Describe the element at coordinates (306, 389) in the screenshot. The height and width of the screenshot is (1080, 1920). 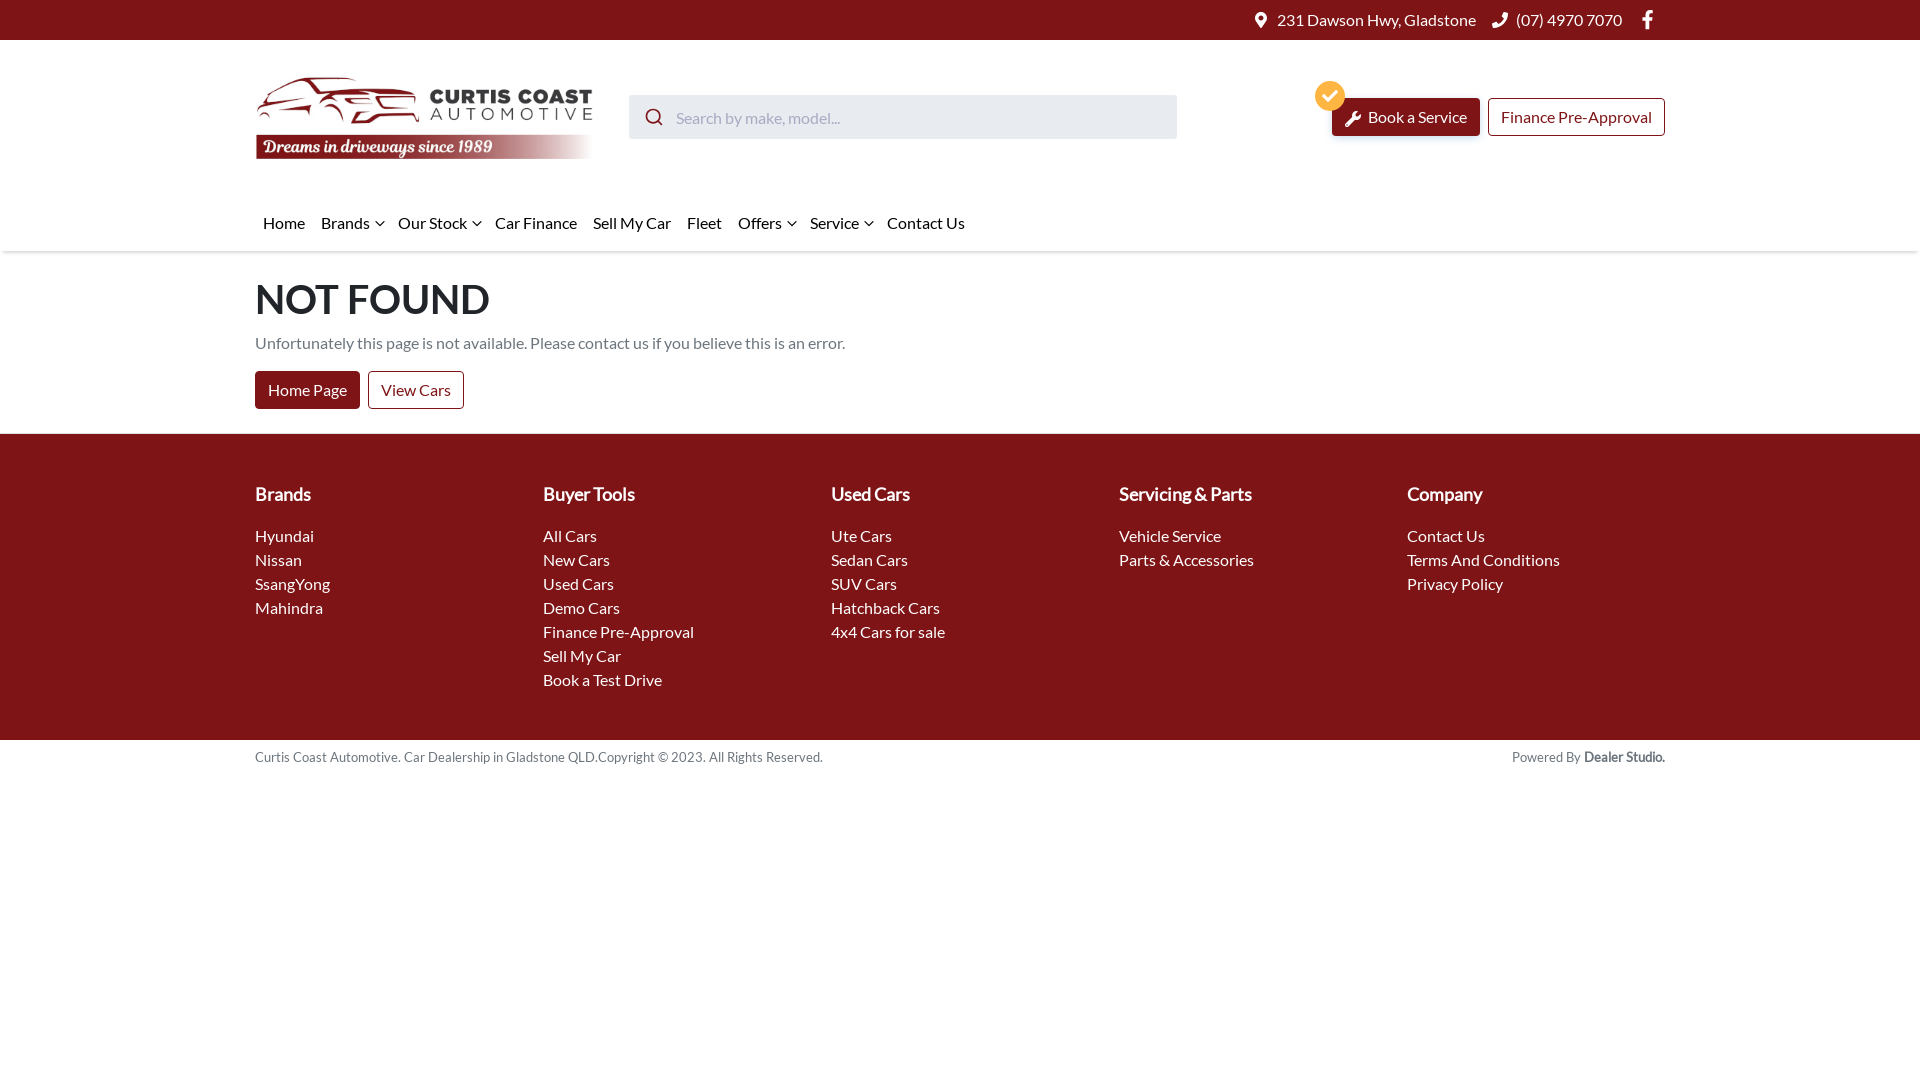
I see `'Home Page'` at that location.